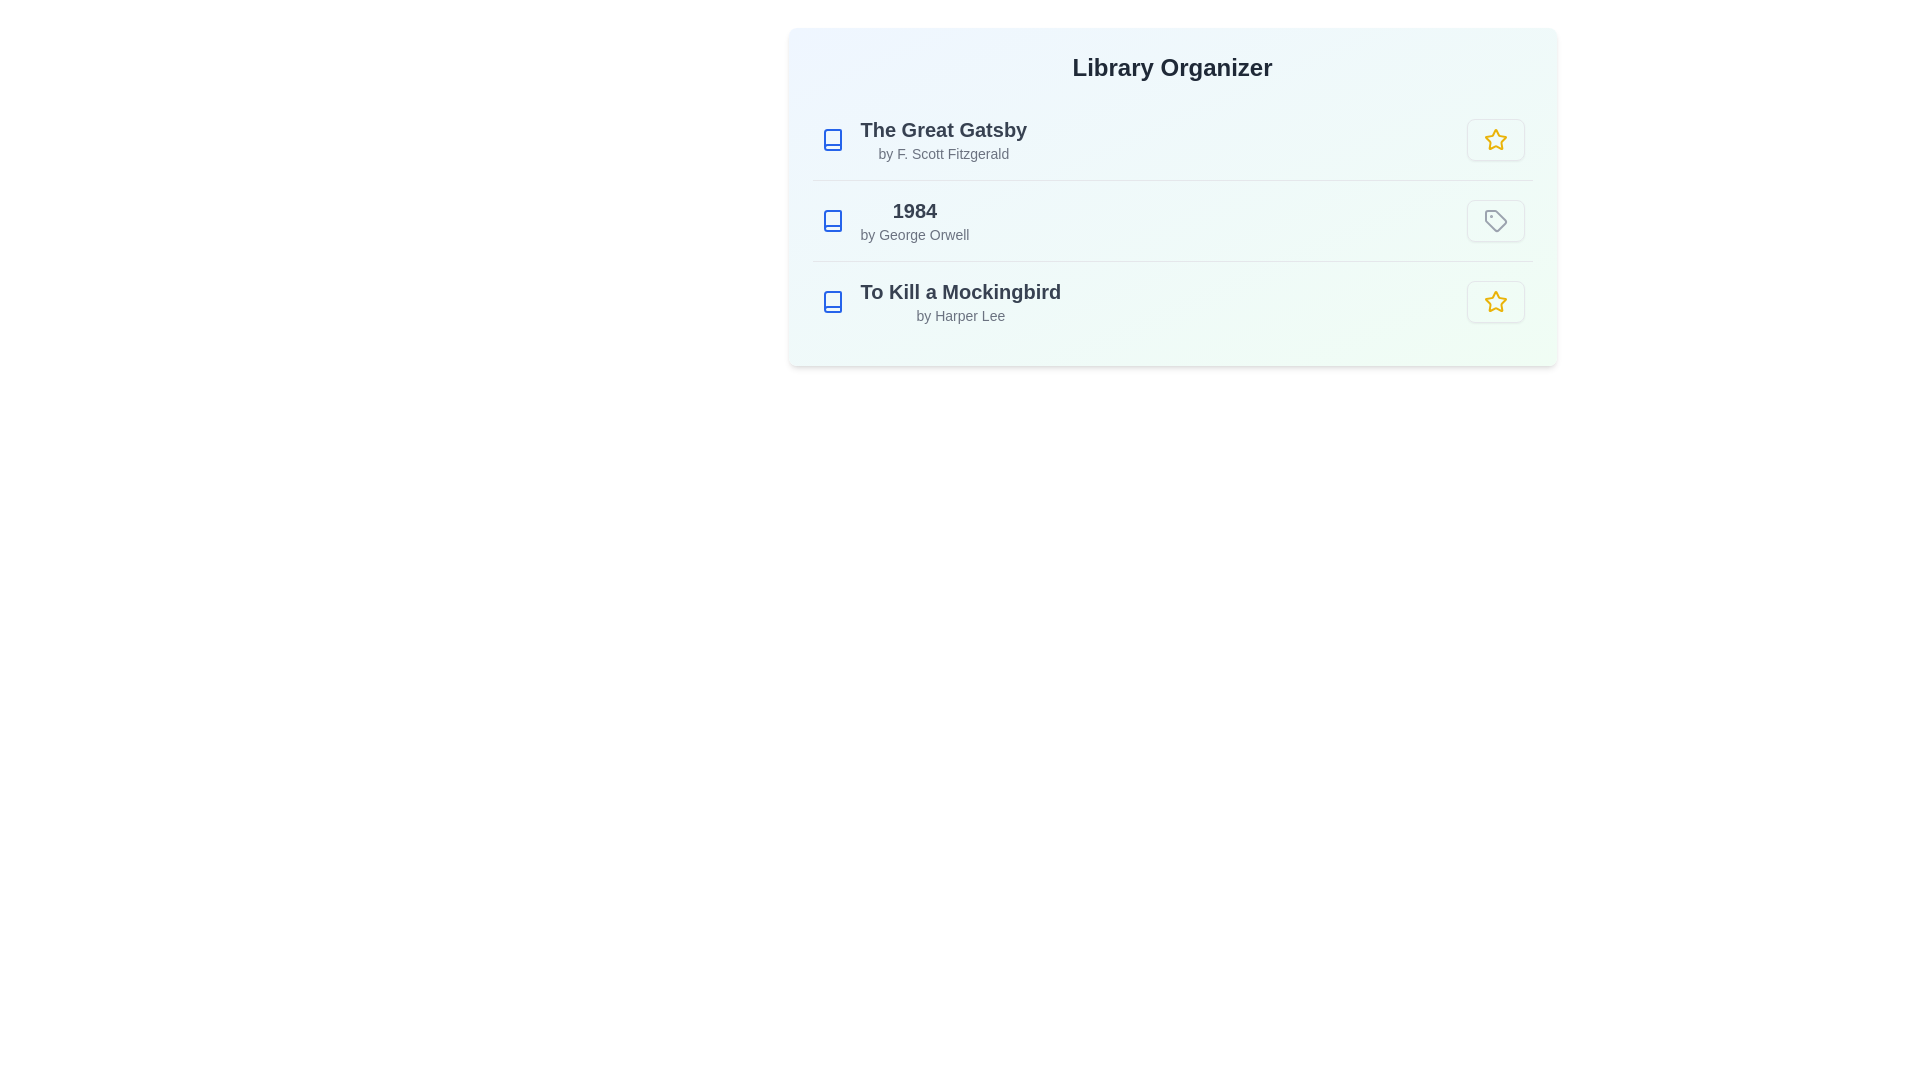 This screenshot has height=1080, width=1920. I want to click on the book icon corresponding to The Great Gatsby, so click(832, 138).